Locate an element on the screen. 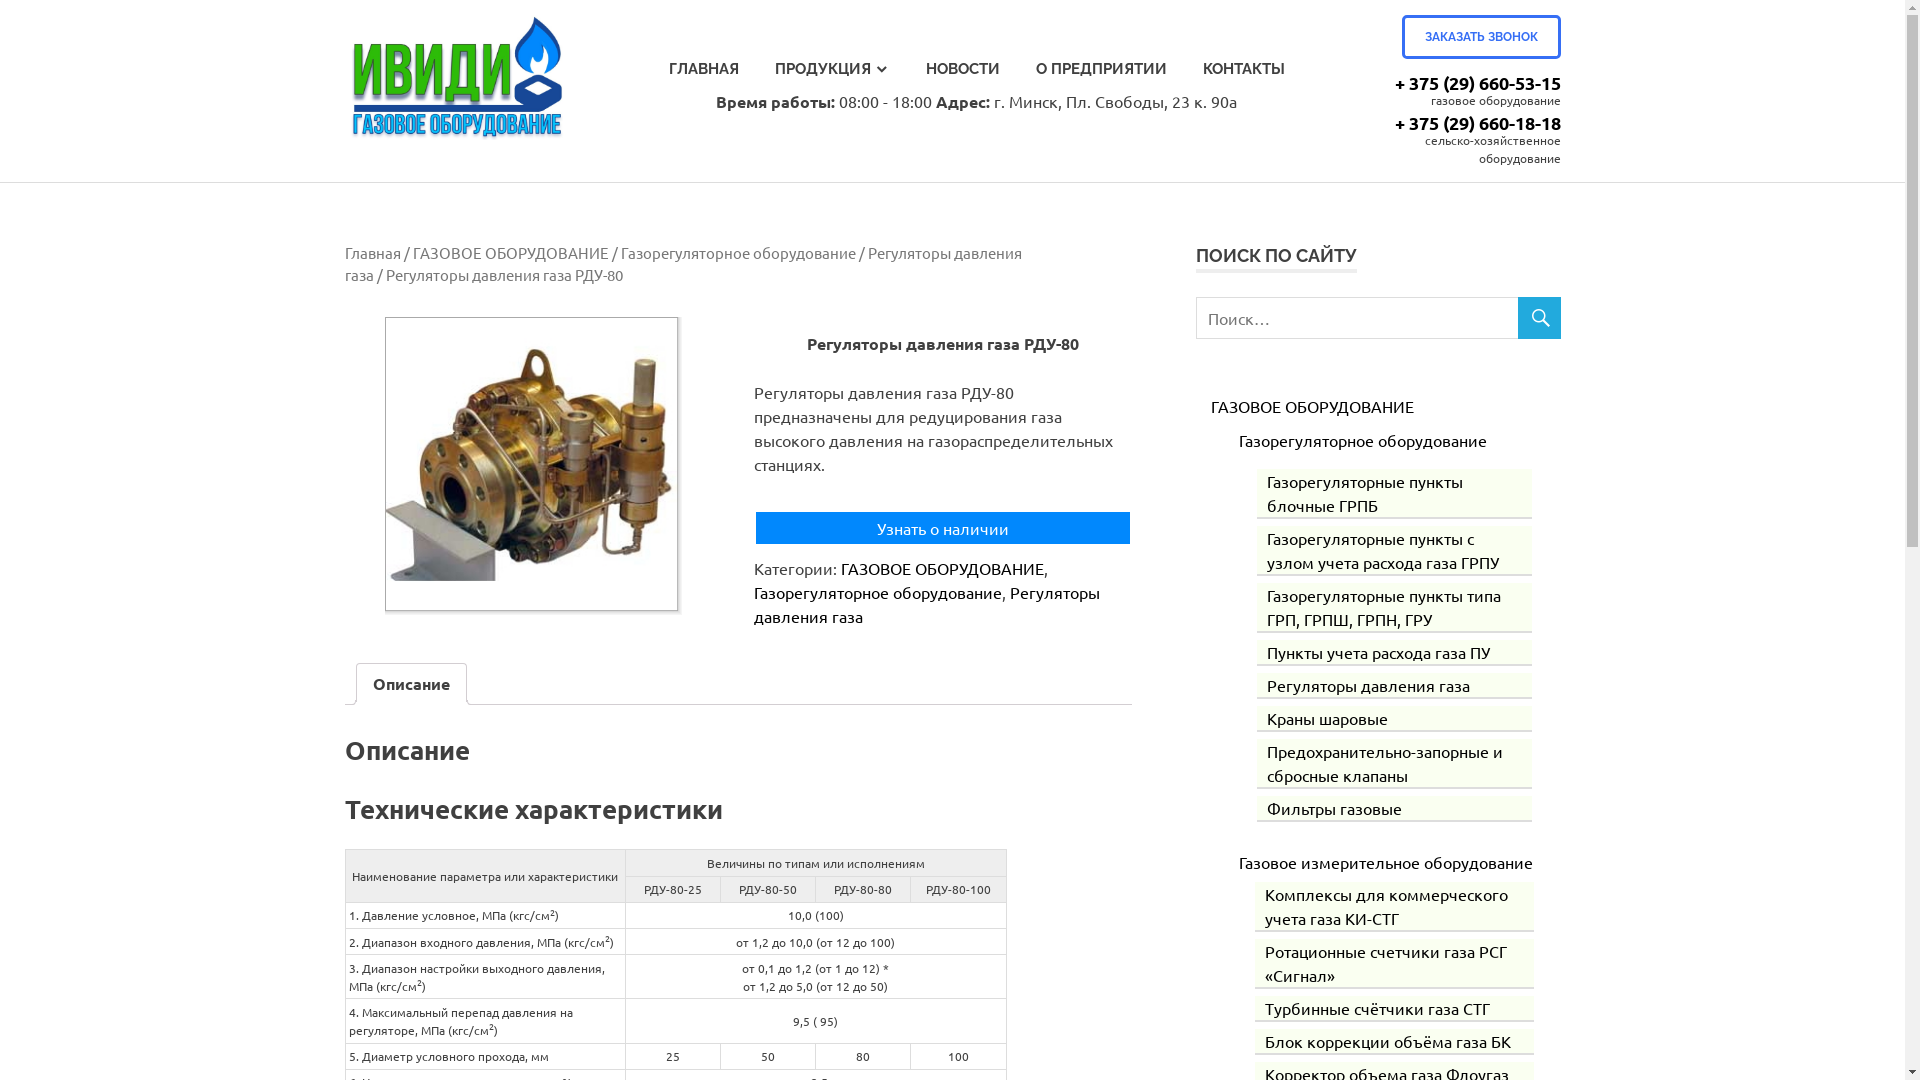 This screenshot has width=1920, height=1080. '+ 375 (29) 660-18-18' is located at coordinates (1392, 122).